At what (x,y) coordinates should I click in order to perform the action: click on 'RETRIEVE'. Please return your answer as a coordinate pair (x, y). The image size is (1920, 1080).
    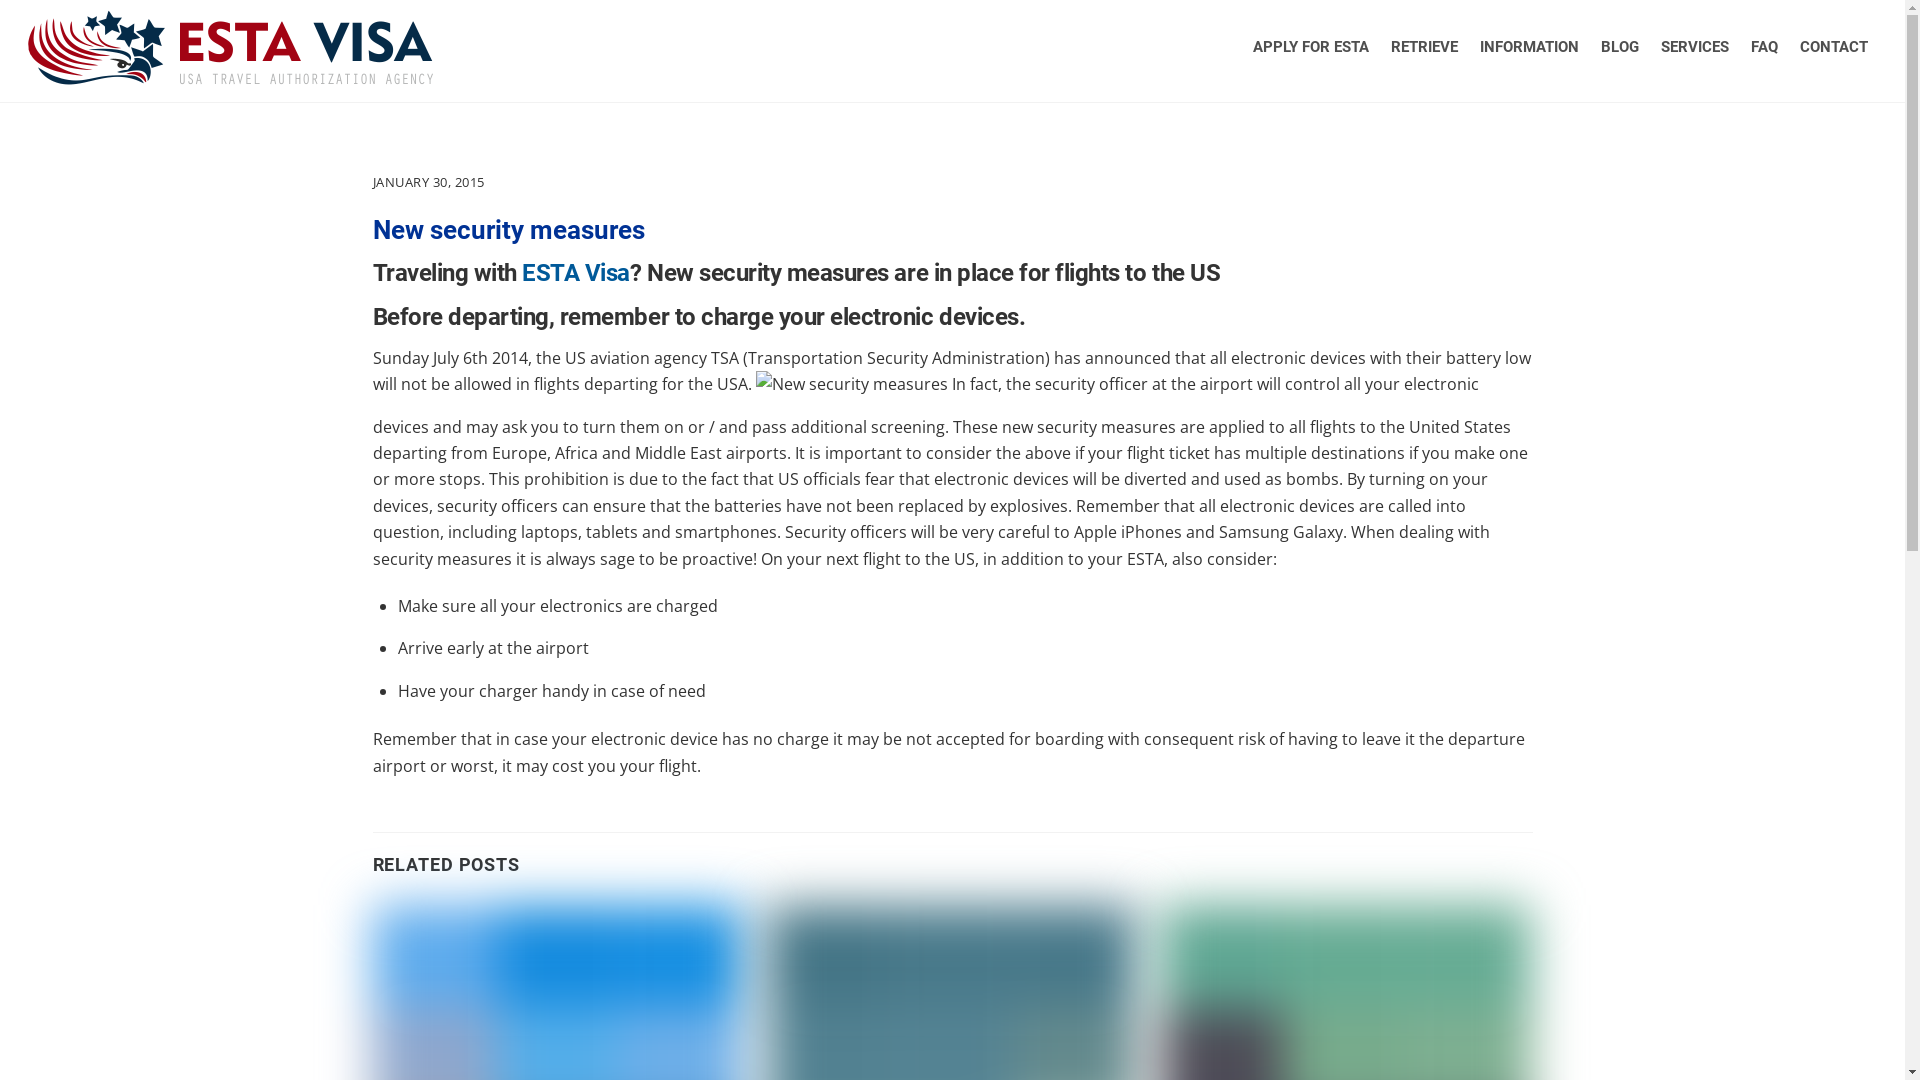
    Looking at the image, I should click on (1423, 45).